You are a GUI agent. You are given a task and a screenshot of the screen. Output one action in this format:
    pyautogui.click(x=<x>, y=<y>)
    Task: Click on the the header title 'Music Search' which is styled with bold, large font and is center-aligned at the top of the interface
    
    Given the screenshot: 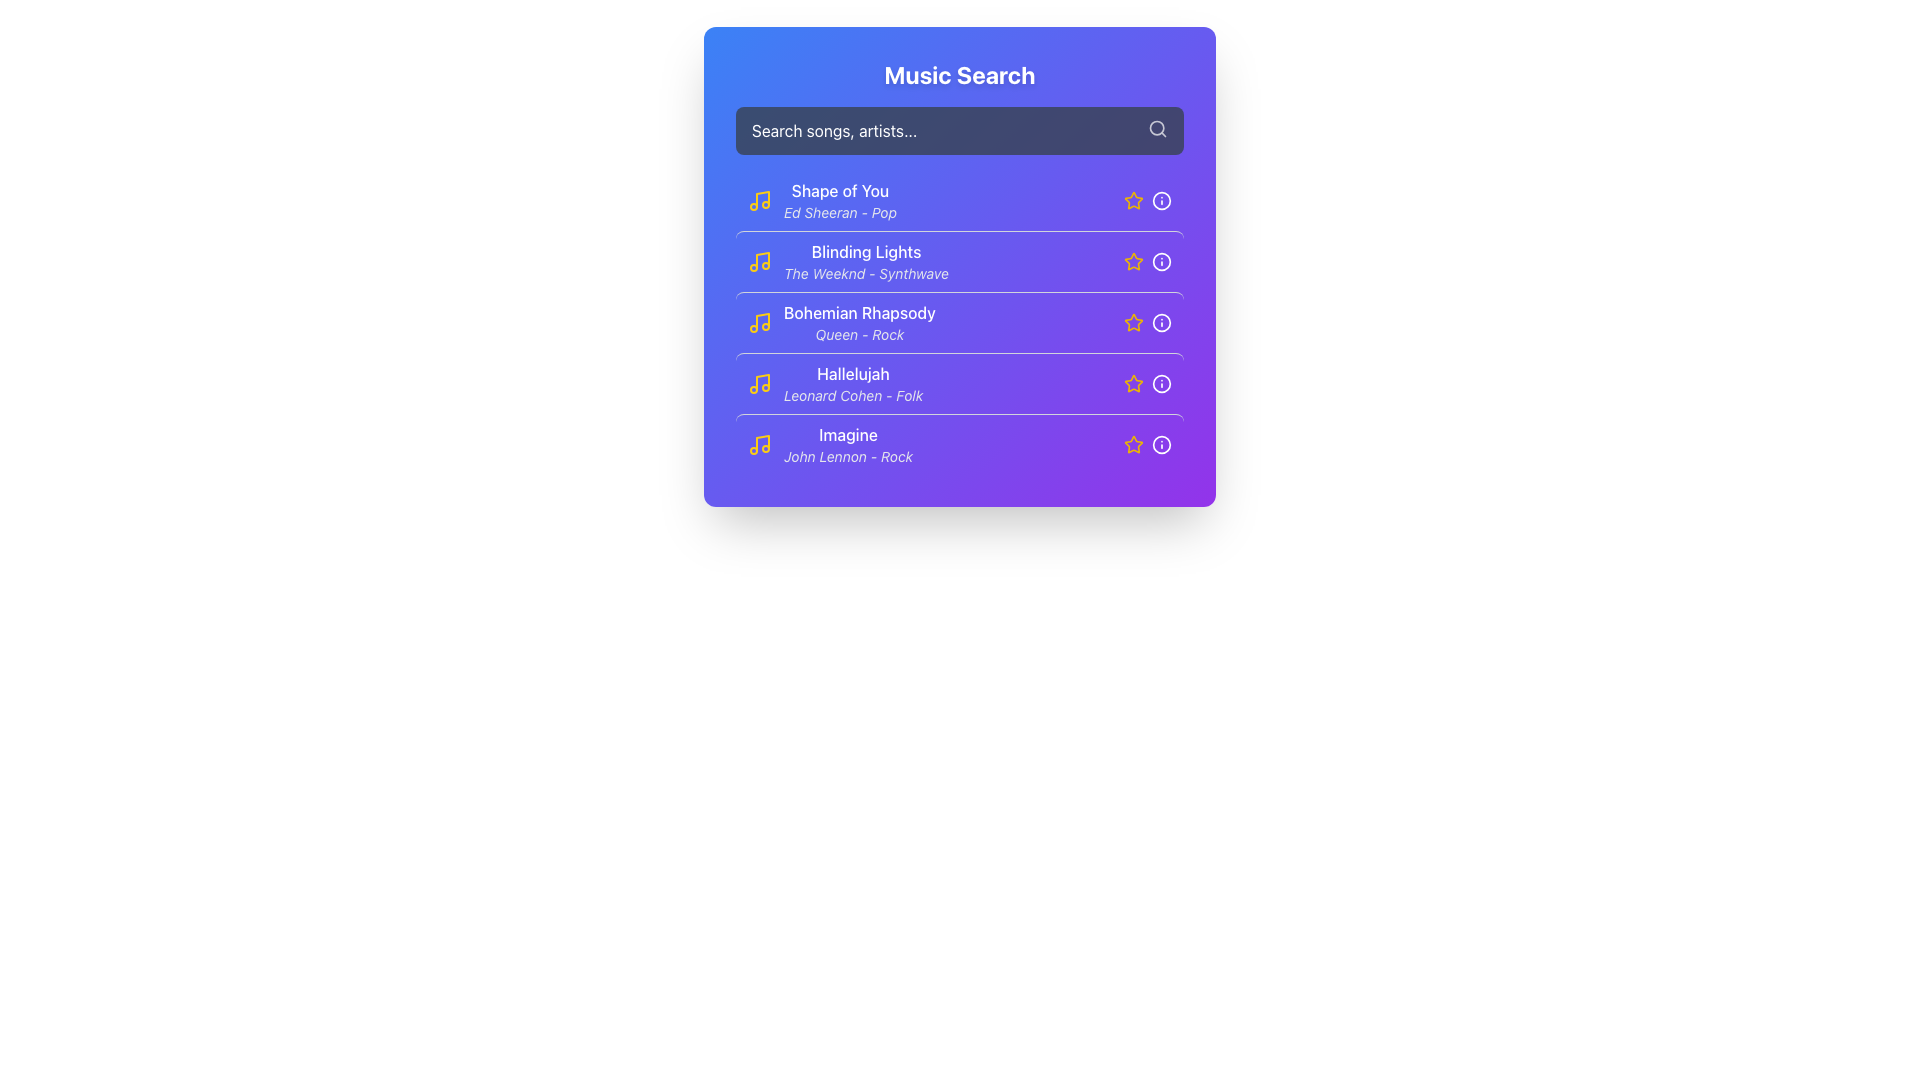 What is the action you would take?
    pyautogui.click(x=960, y=73)
    